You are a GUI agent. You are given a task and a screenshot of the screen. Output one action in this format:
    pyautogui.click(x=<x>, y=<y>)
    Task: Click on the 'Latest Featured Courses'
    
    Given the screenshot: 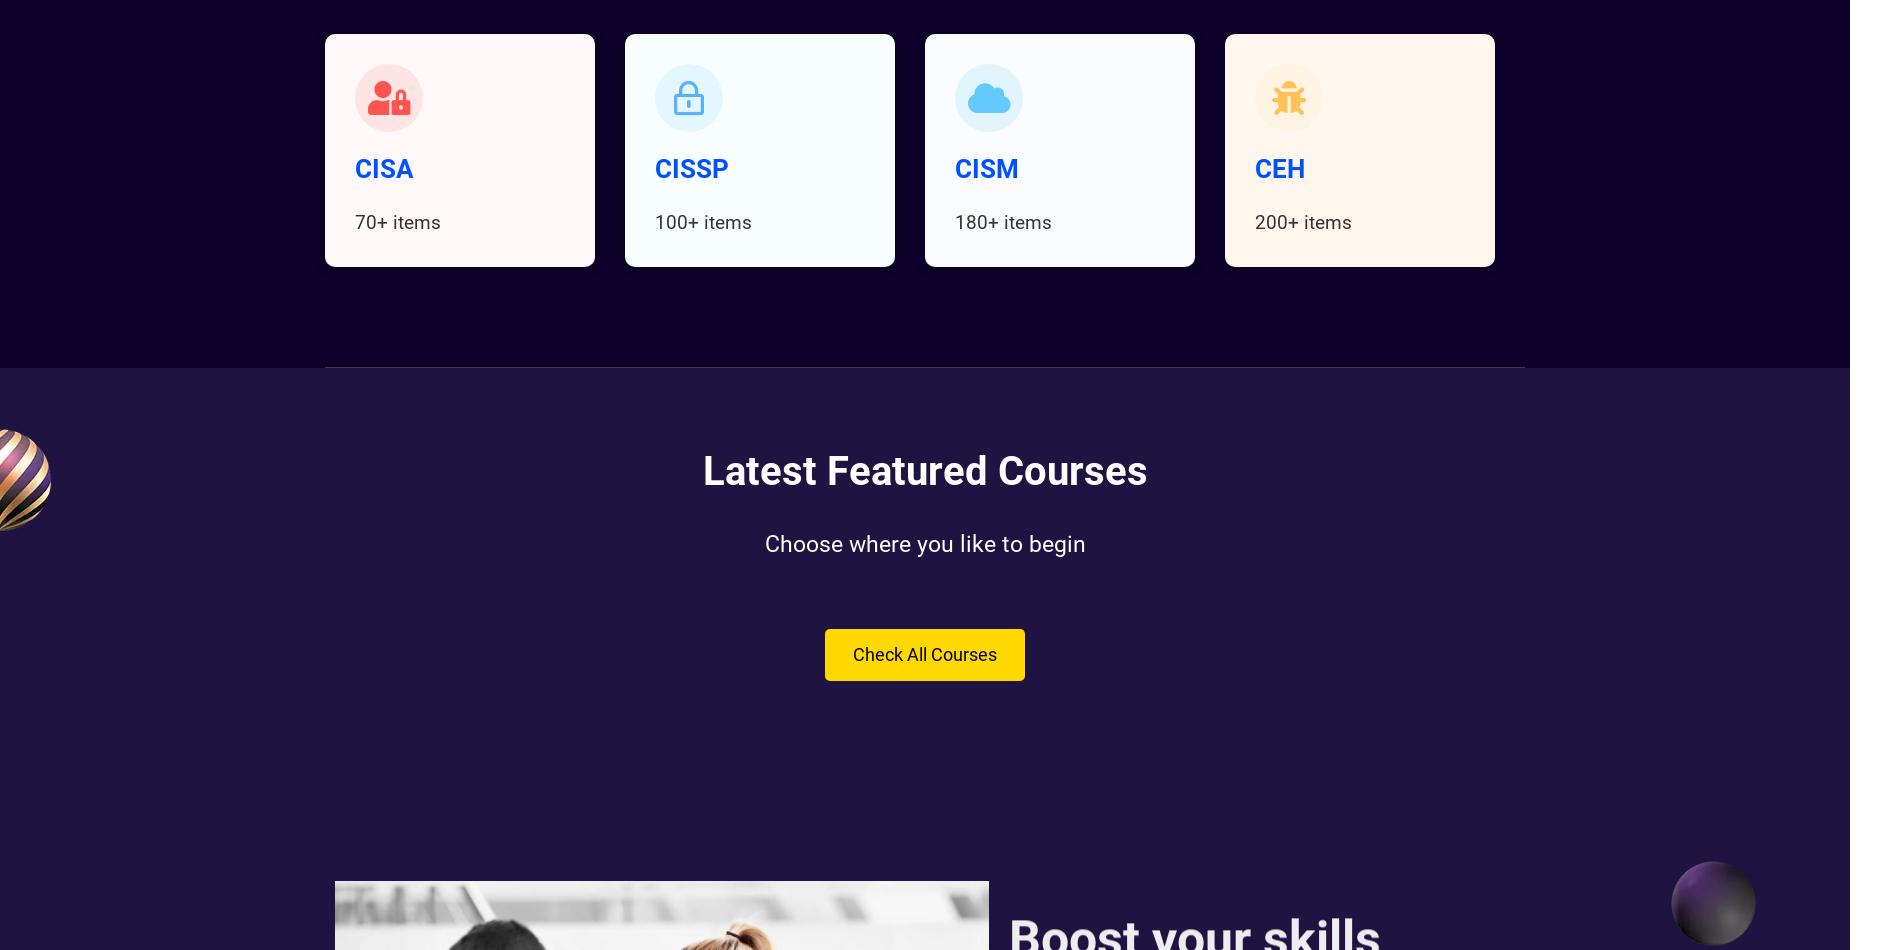 What is the action you would take?
    pyautogui.click(x=924, y=470)
    